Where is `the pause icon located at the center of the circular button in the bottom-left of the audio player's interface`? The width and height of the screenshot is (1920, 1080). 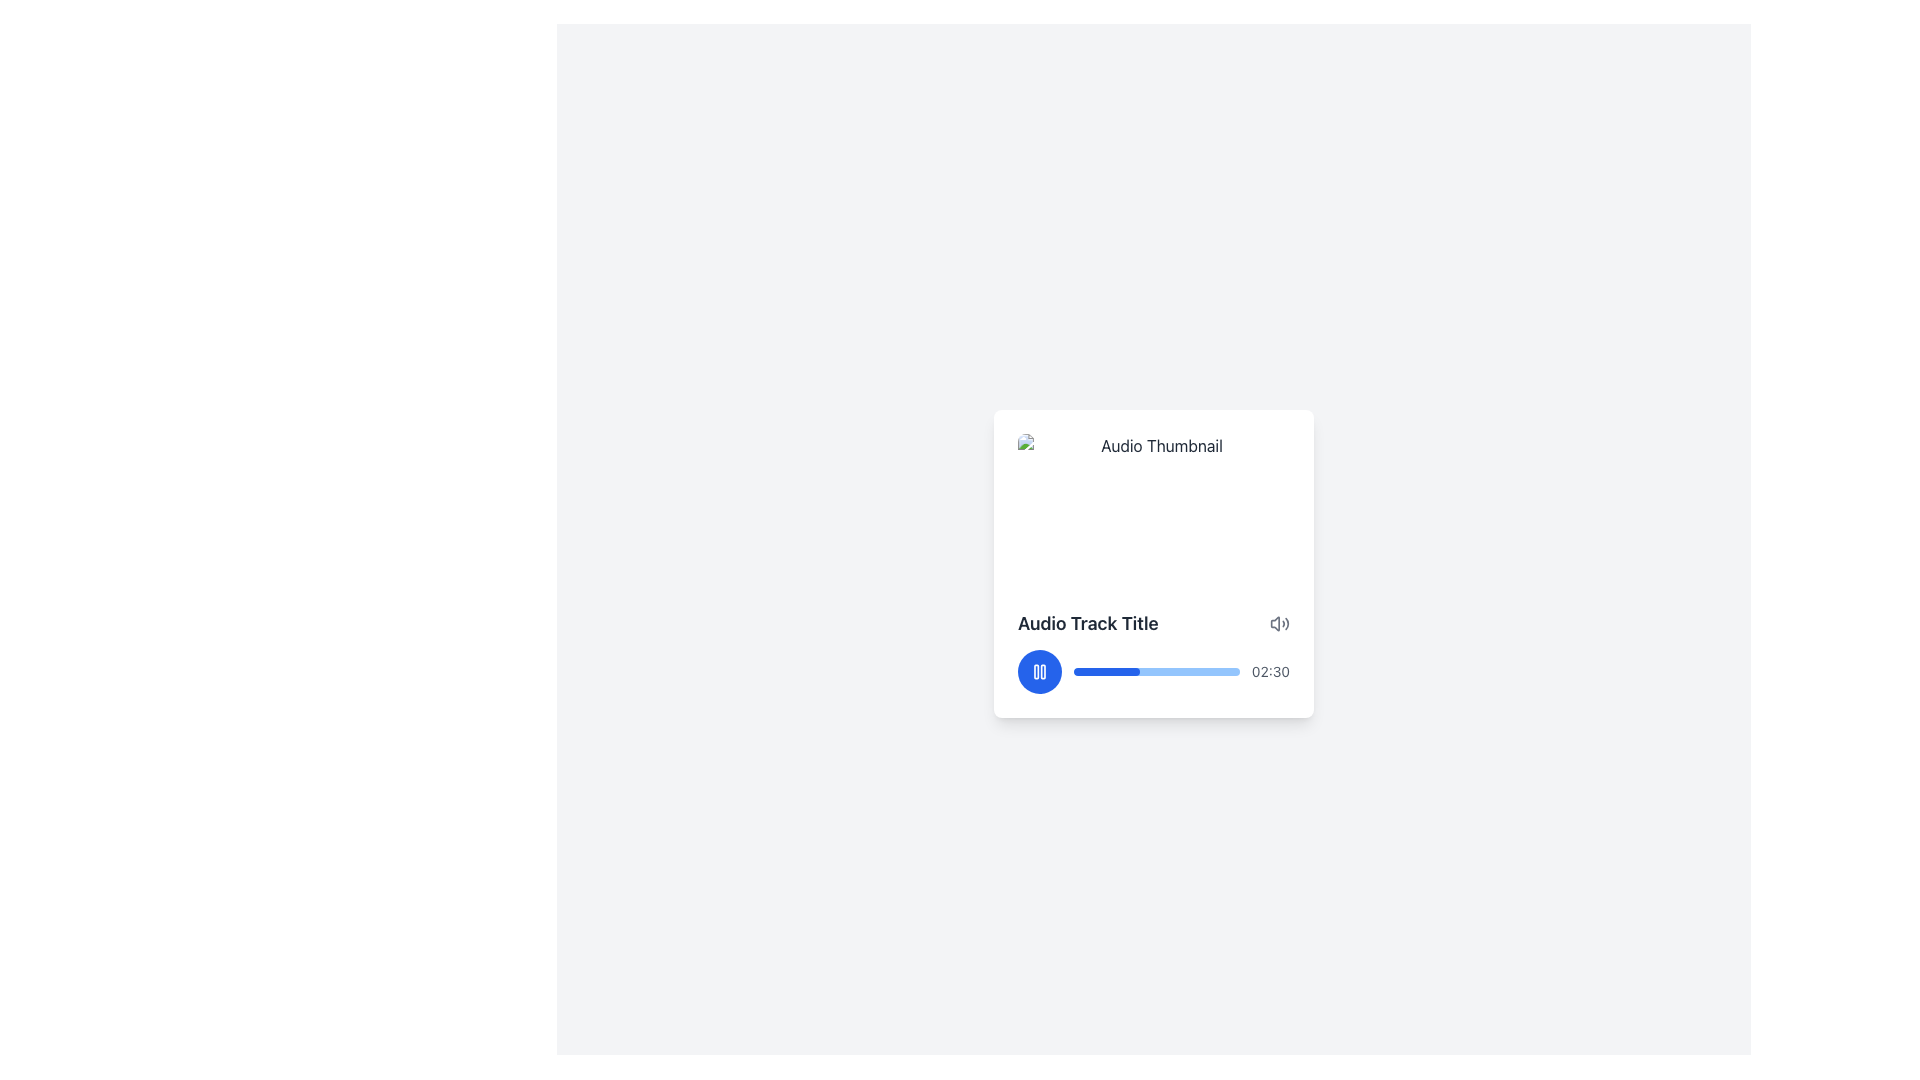
the pause icon located at the center of the circular button in the bottom-left of the audio player's interface is located at coordinates (1040, 671).